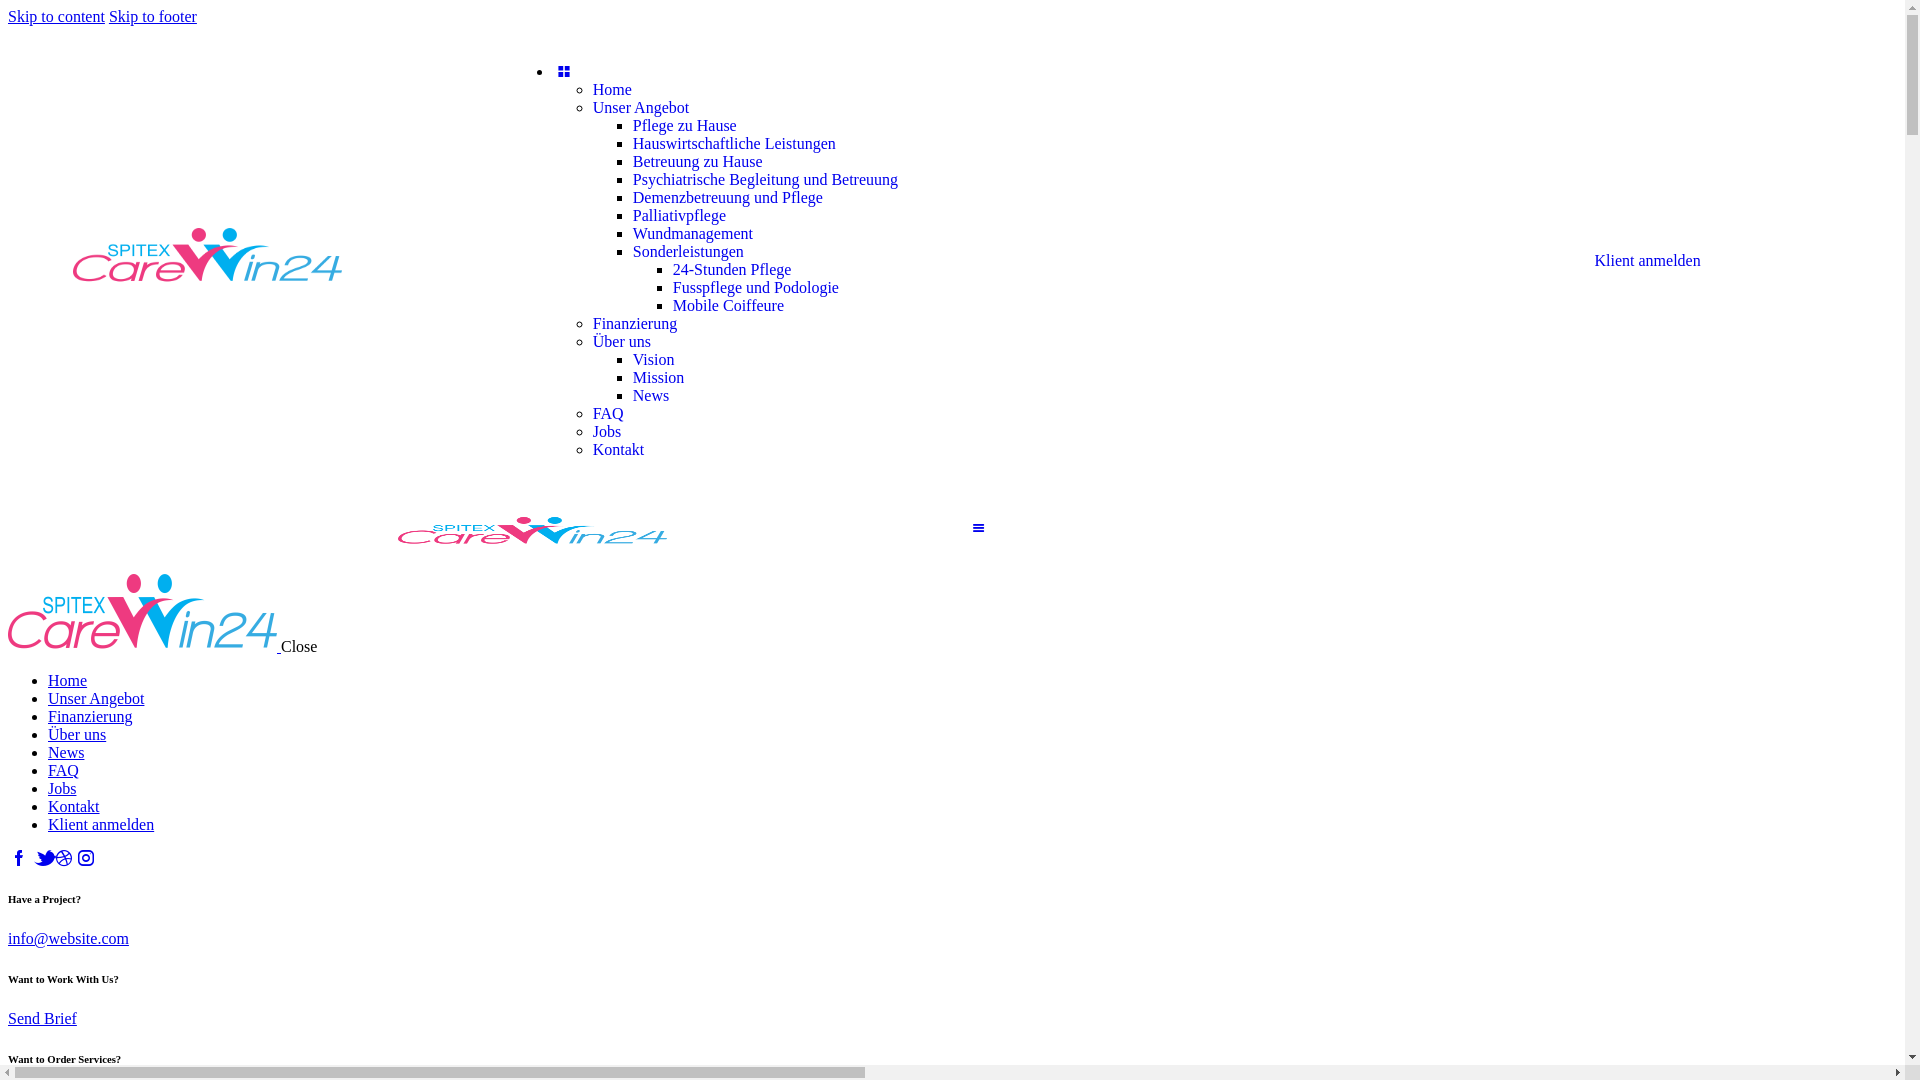  I want to click on 'Betreuung zu Hause', so click(697, 160).